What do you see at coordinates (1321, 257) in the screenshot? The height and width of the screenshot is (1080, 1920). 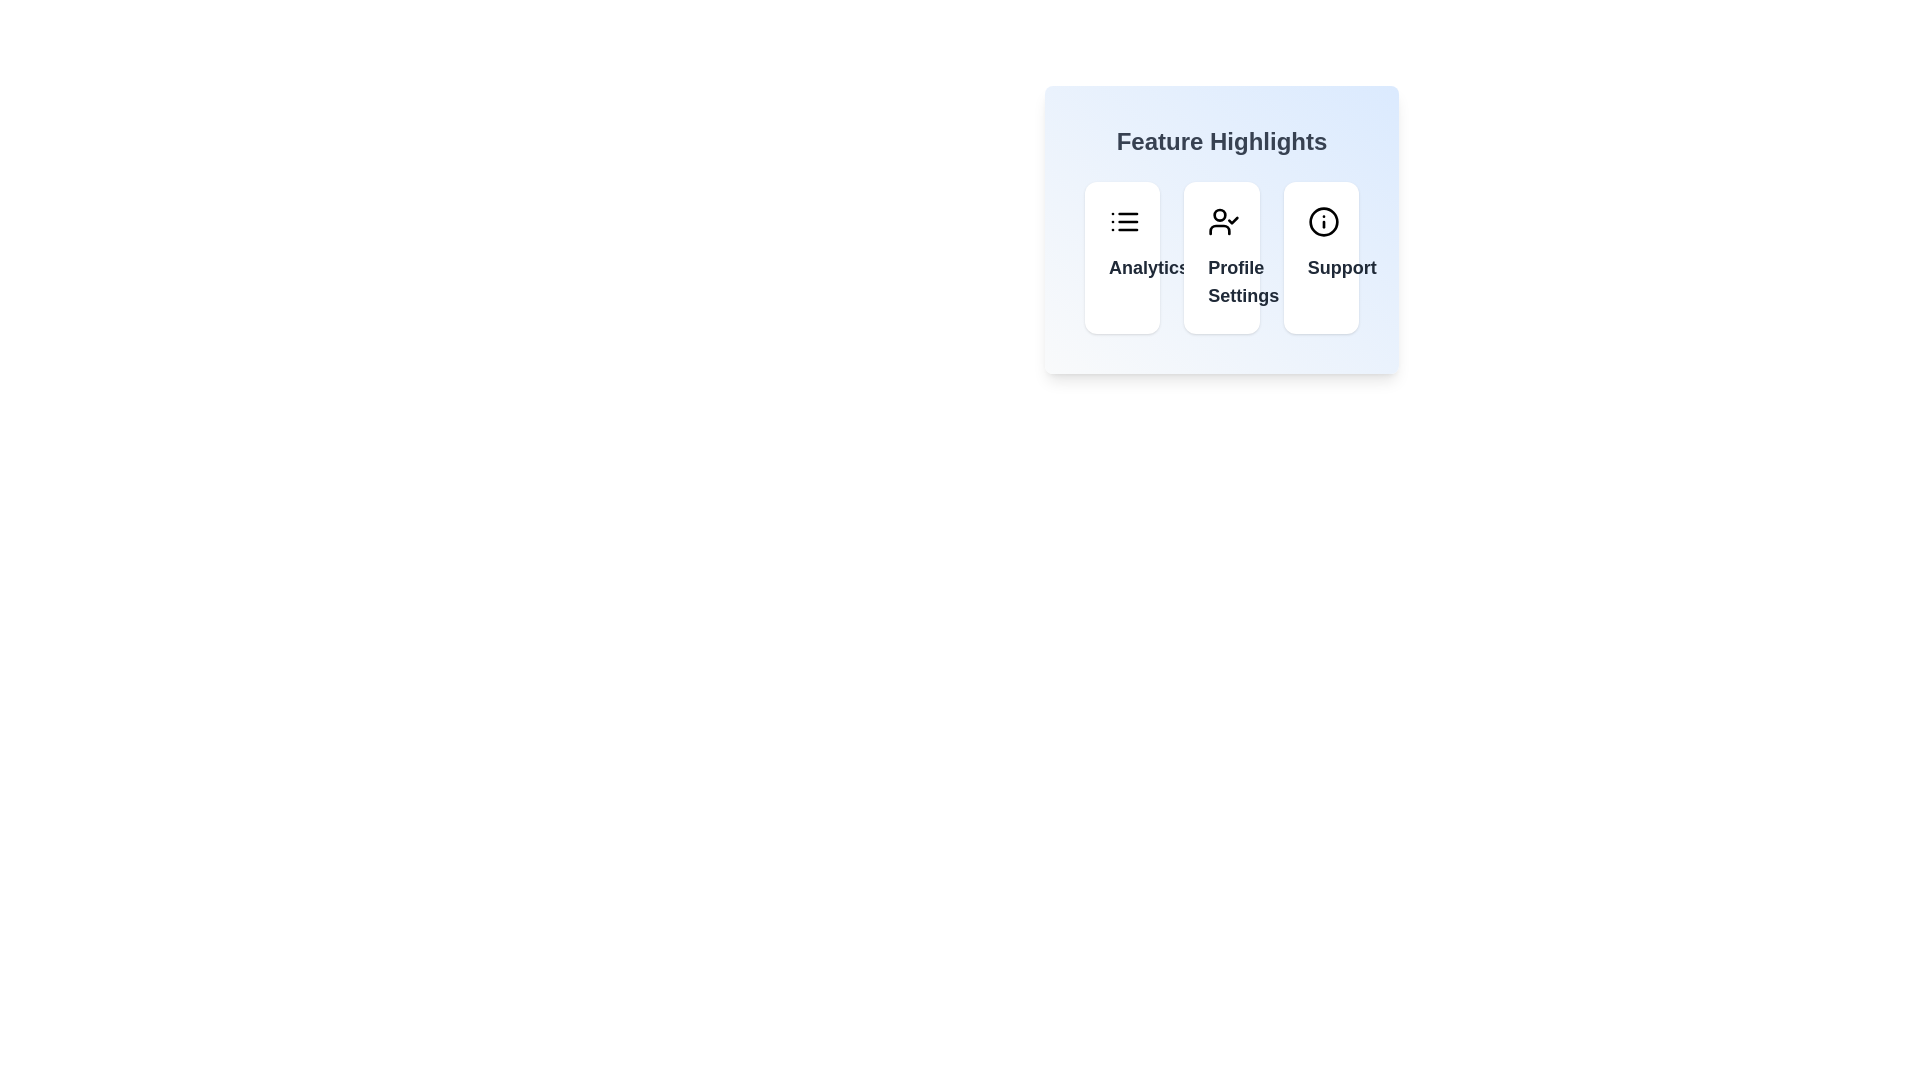 I see `the Interactive Card, which is the third card in a horizontal grid of three` at bounding box center [1321, 257].